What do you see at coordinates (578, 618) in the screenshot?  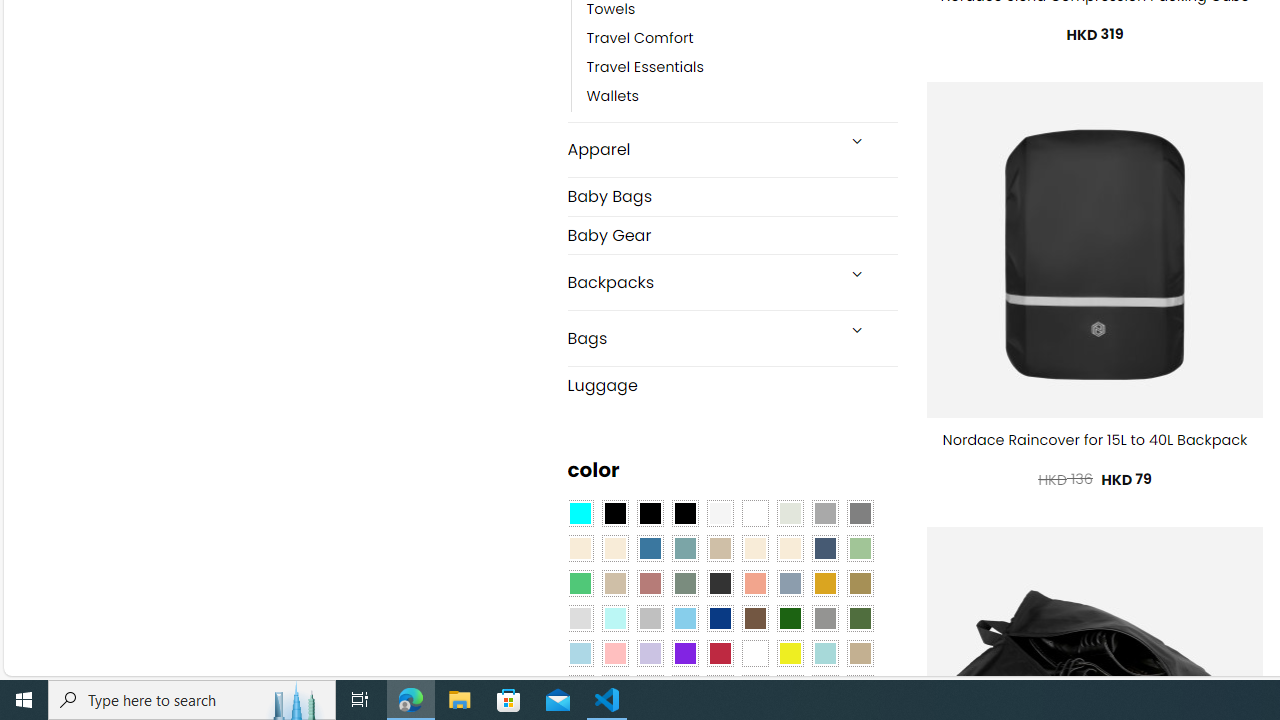 I see `'Light Gray'` at bounding box center [578, 618].